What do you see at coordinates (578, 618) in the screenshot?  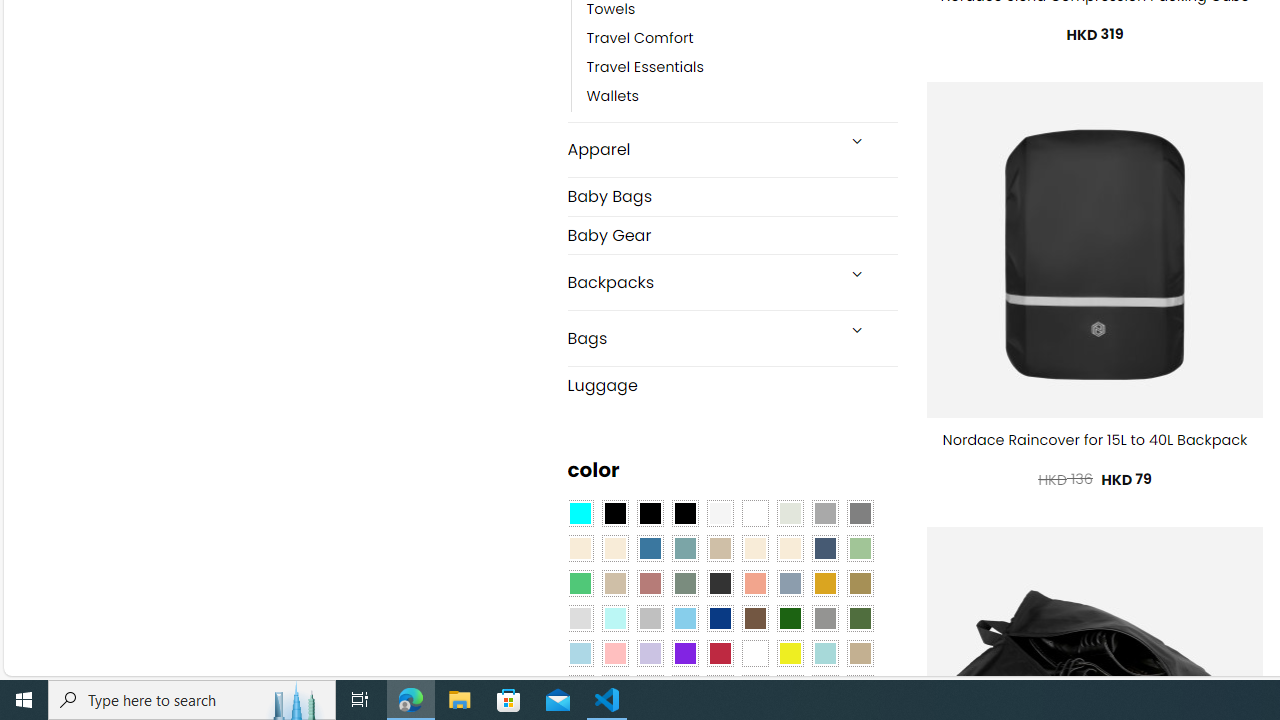 I see `'Light Gray'` at bounding box center [578, 618].